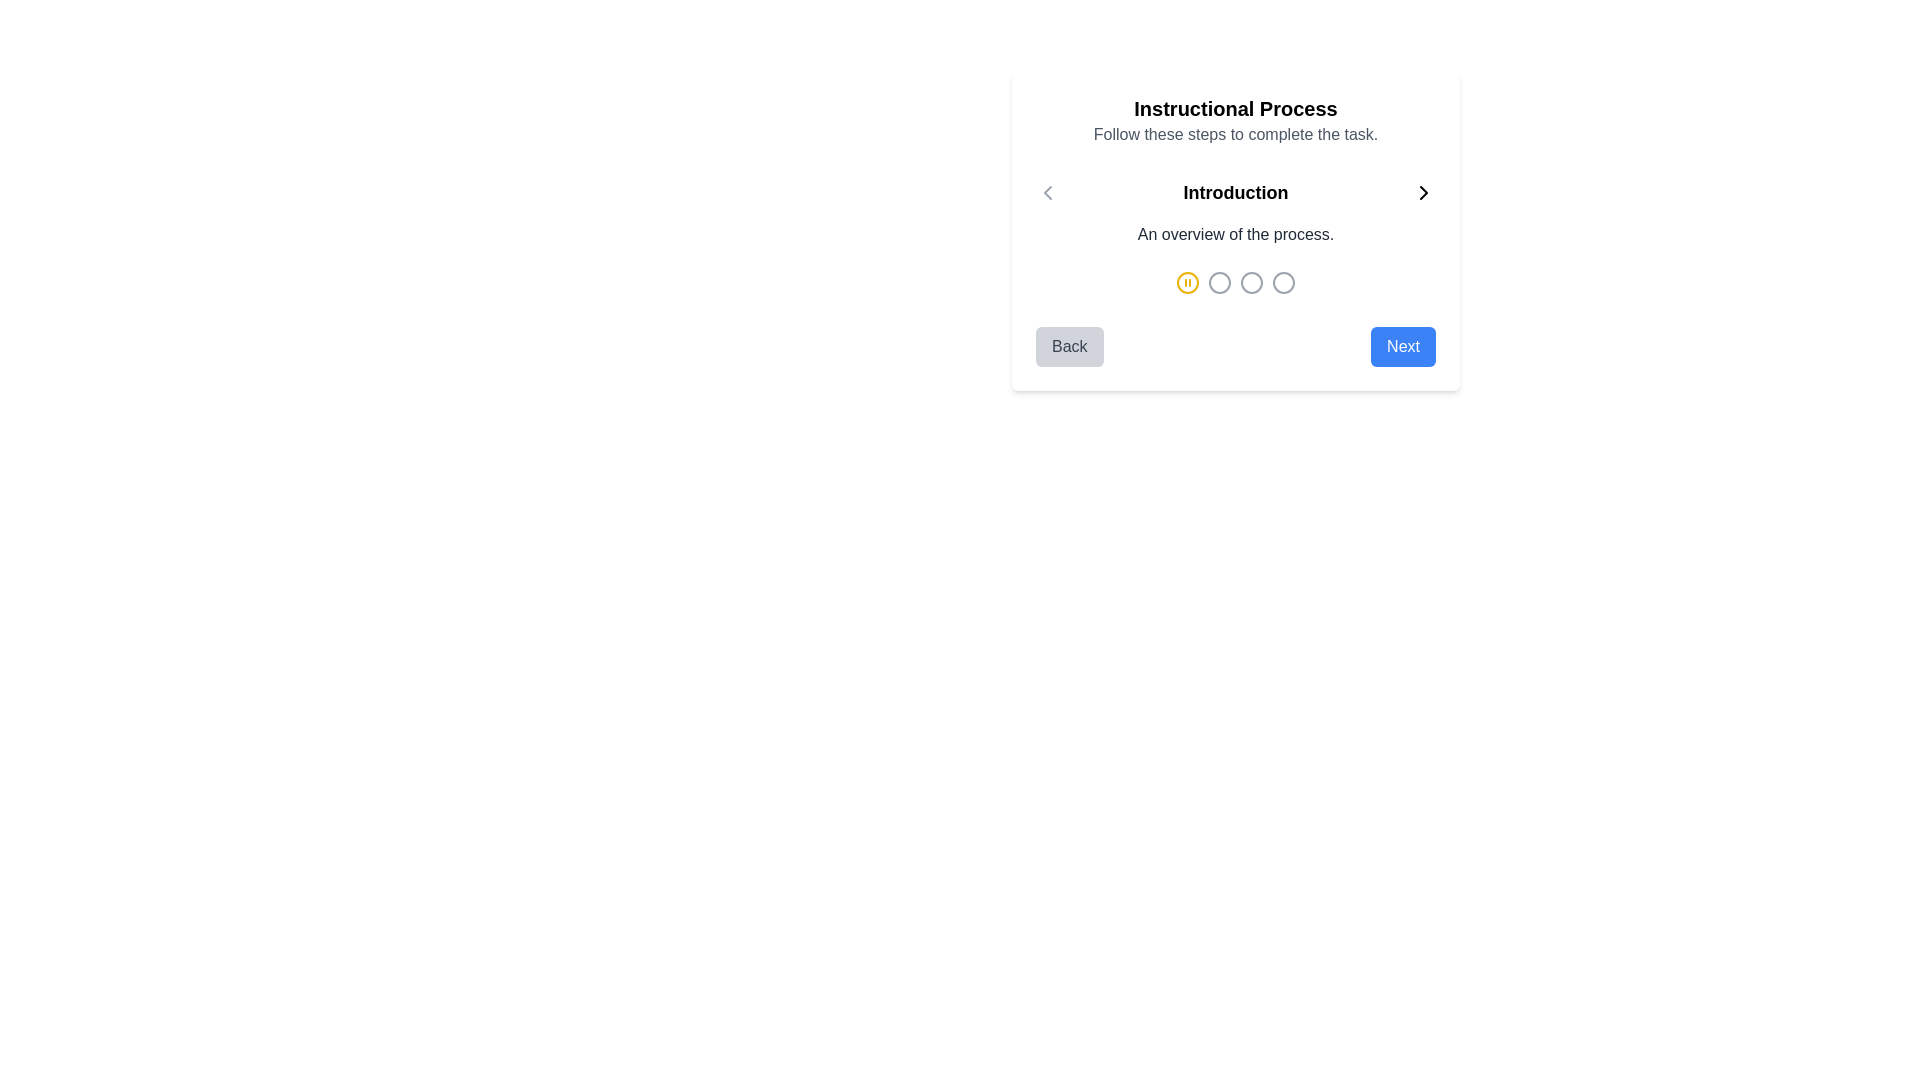 This screenshot has height=1080, width=1920. What do you see at coordinates (1188, 282) in the screenshot?
I see `the Step indicator icon, which is a circular icon with a yellow border and two vertical yellow bars in the center, positioned second from the left in a row of similar icons` at bounding box center [1188, 282].